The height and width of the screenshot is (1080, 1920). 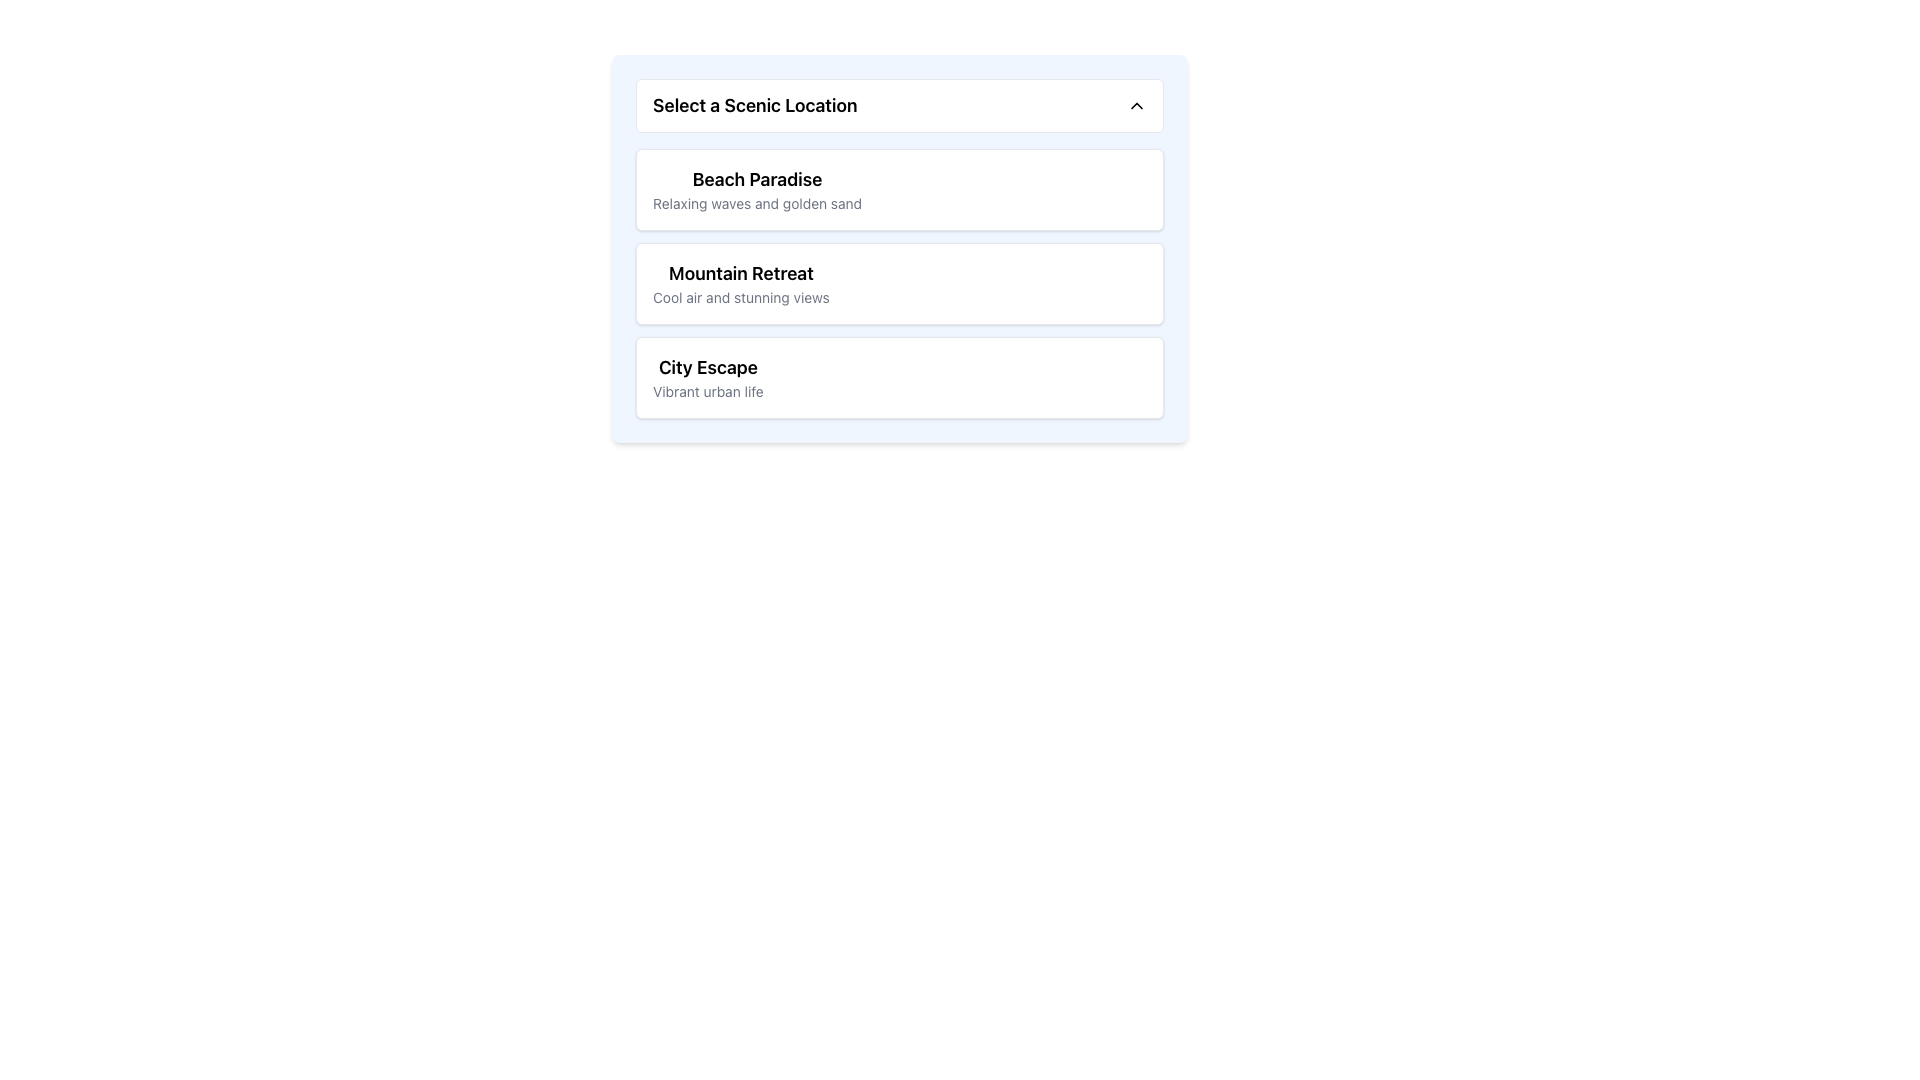 I want to click on the selectable list item labeled 'Mountain Retreat', so click(x=899, y=284).